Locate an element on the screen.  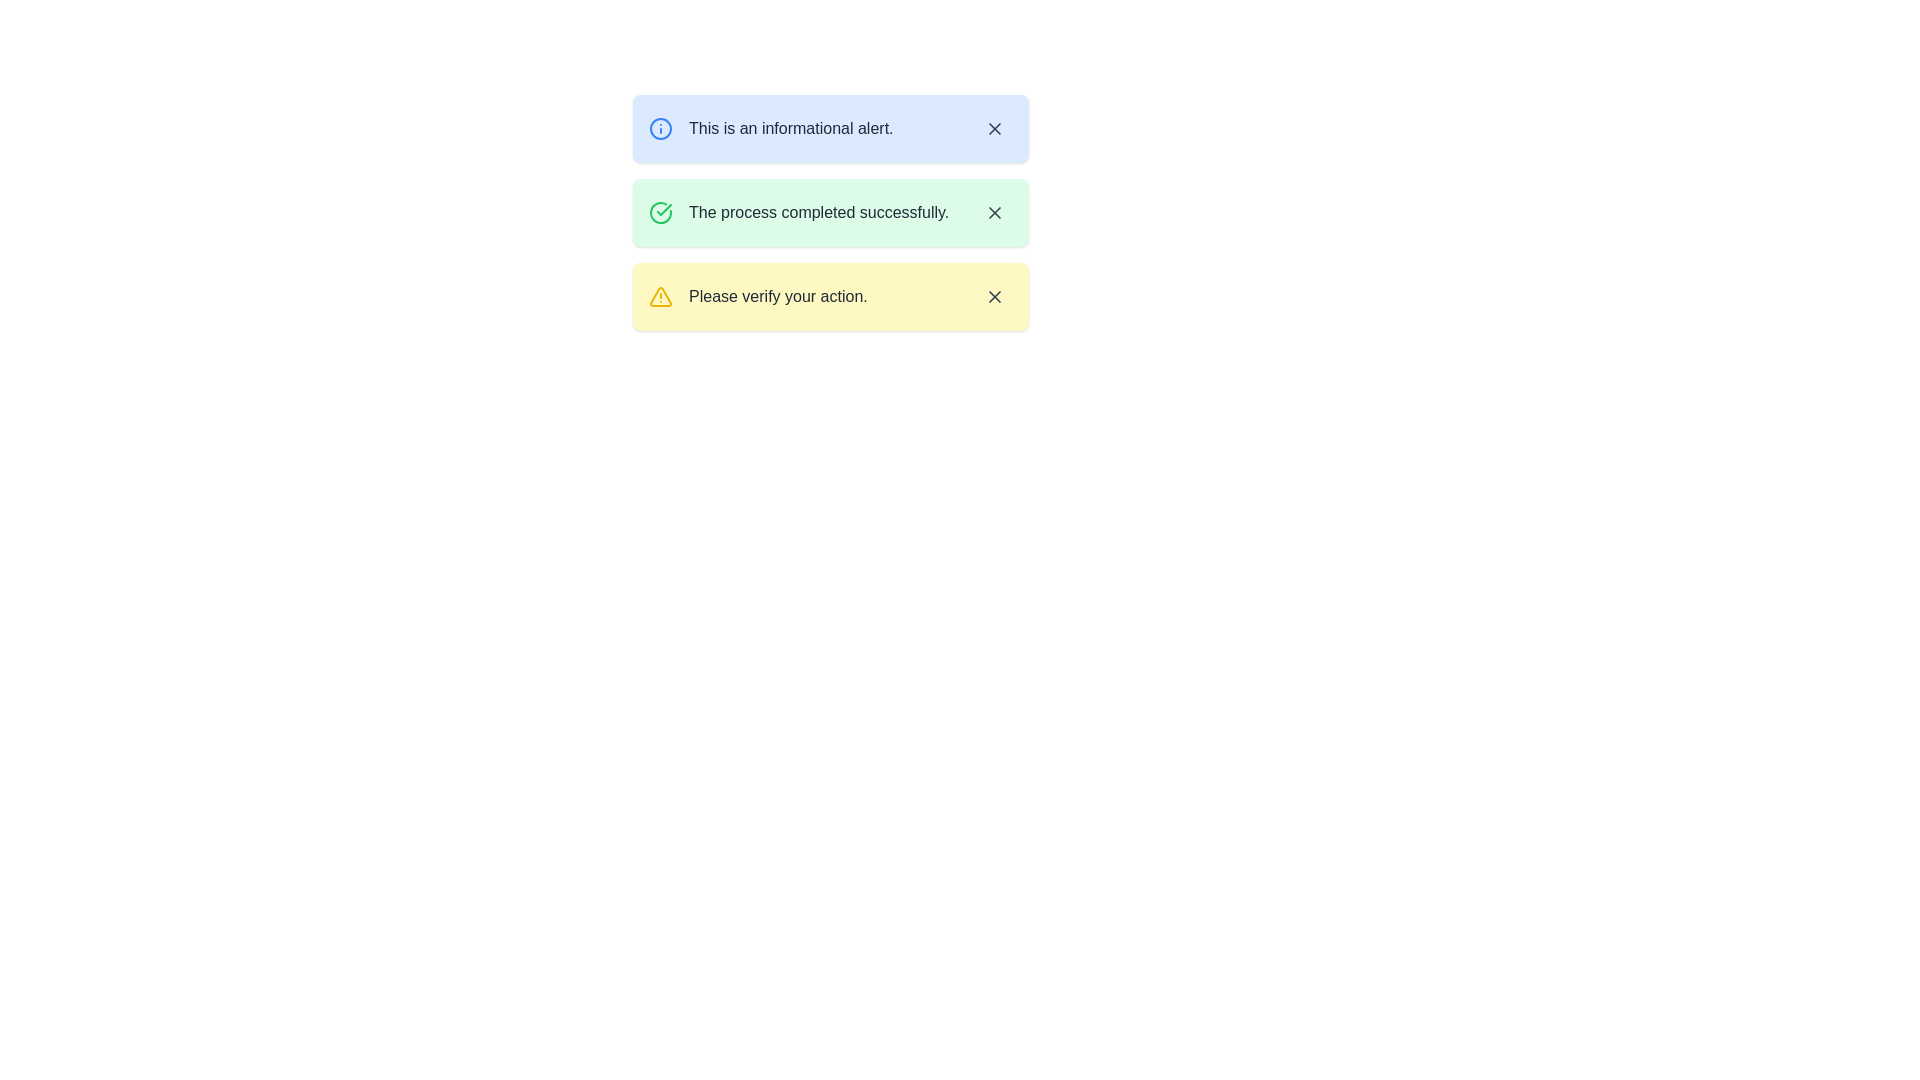
the green checkmark icon representing a success status within the success alert box that is the second from the top is located at coordinates (661, 212).